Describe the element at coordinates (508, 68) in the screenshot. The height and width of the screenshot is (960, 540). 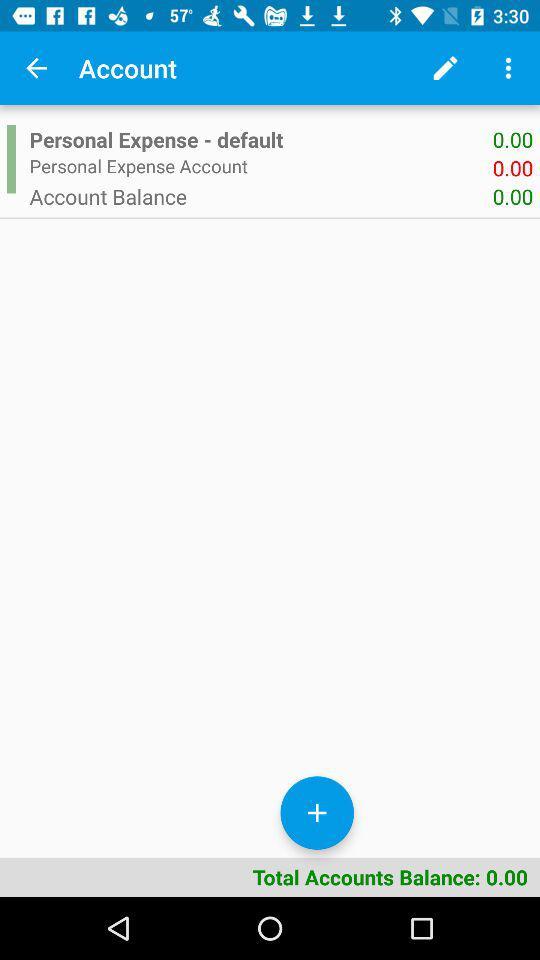
I see `icon above 0.00` at that location.